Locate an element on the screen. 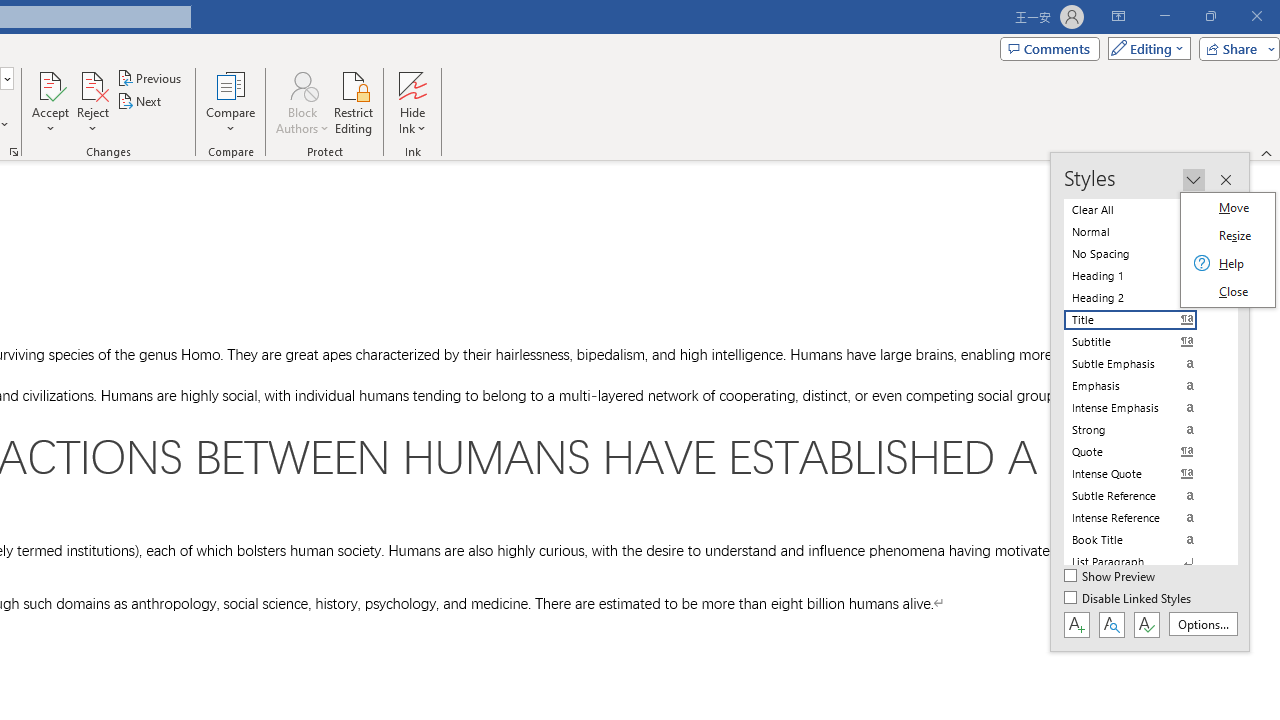 This screenshot has width=1280, height=720. 'Compare' is located at coordinates (231, 103).